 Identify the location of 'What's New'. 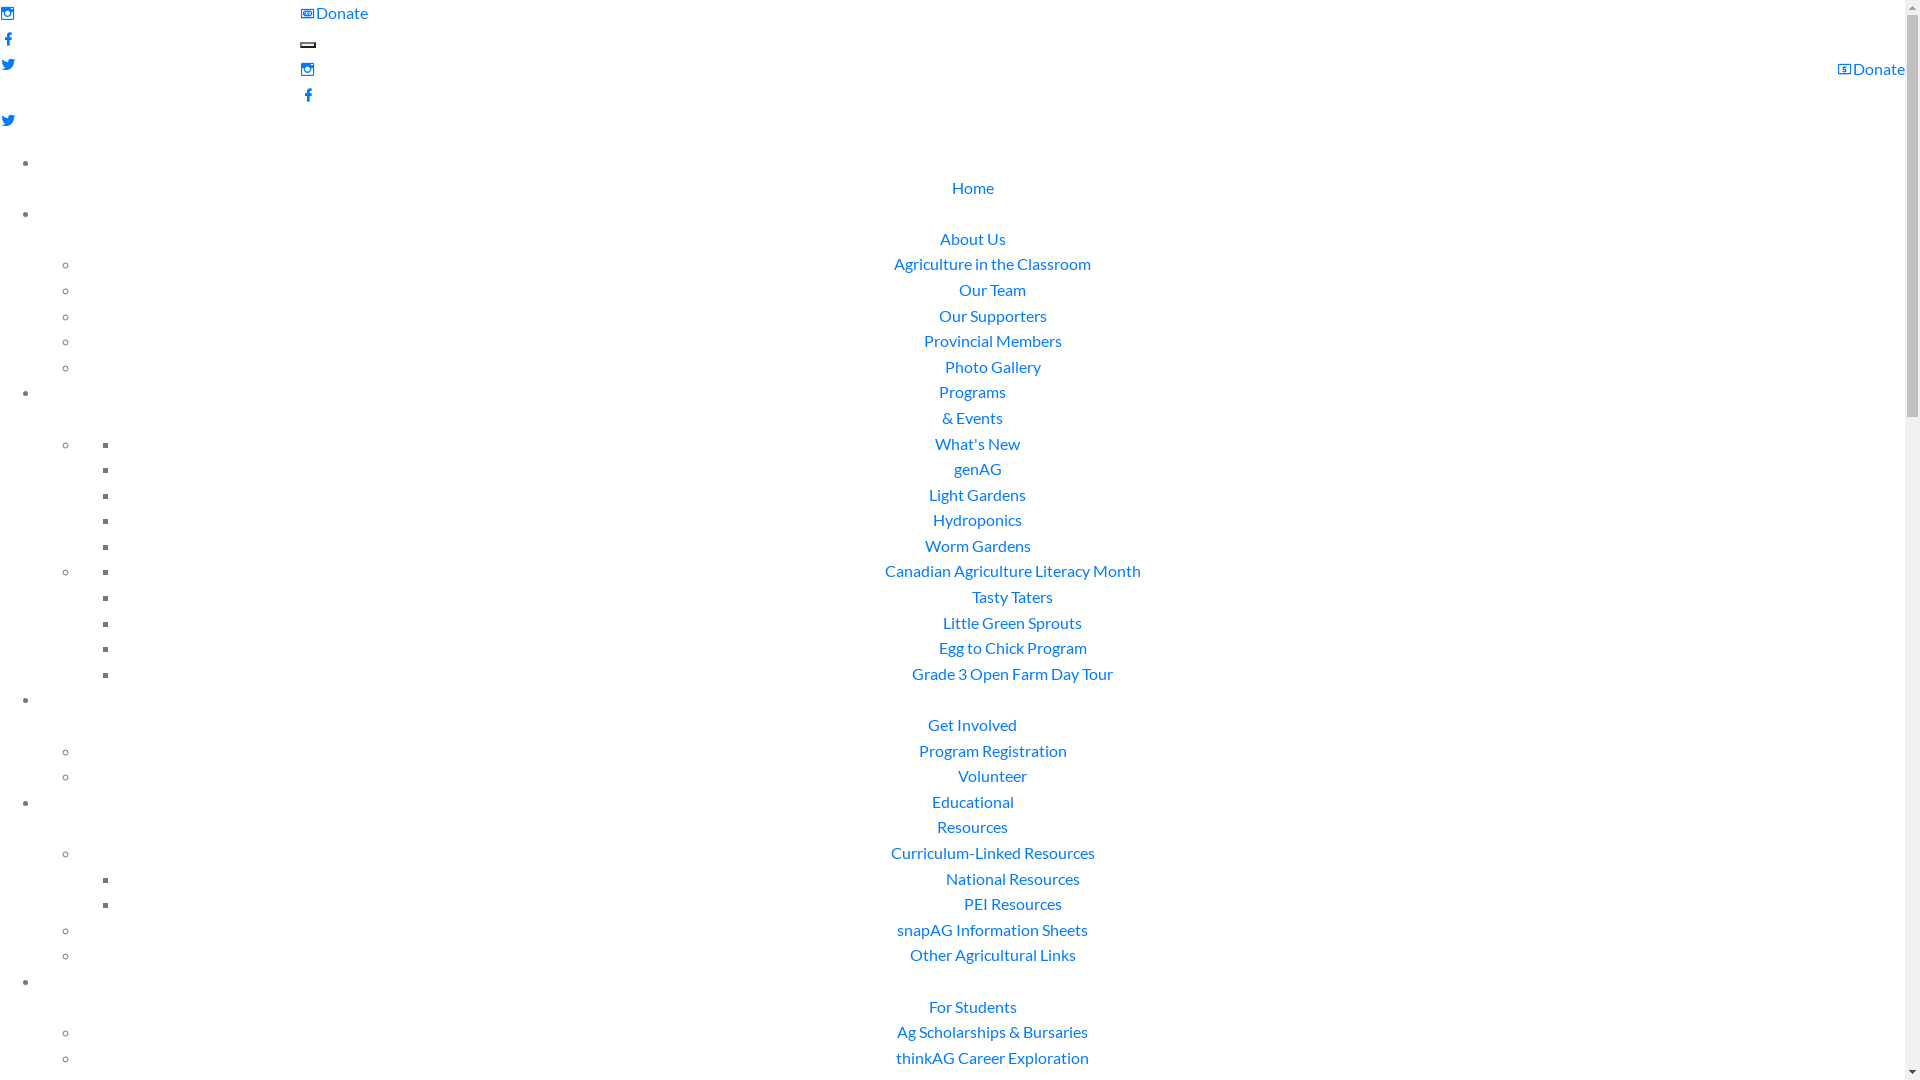
(977, 442).